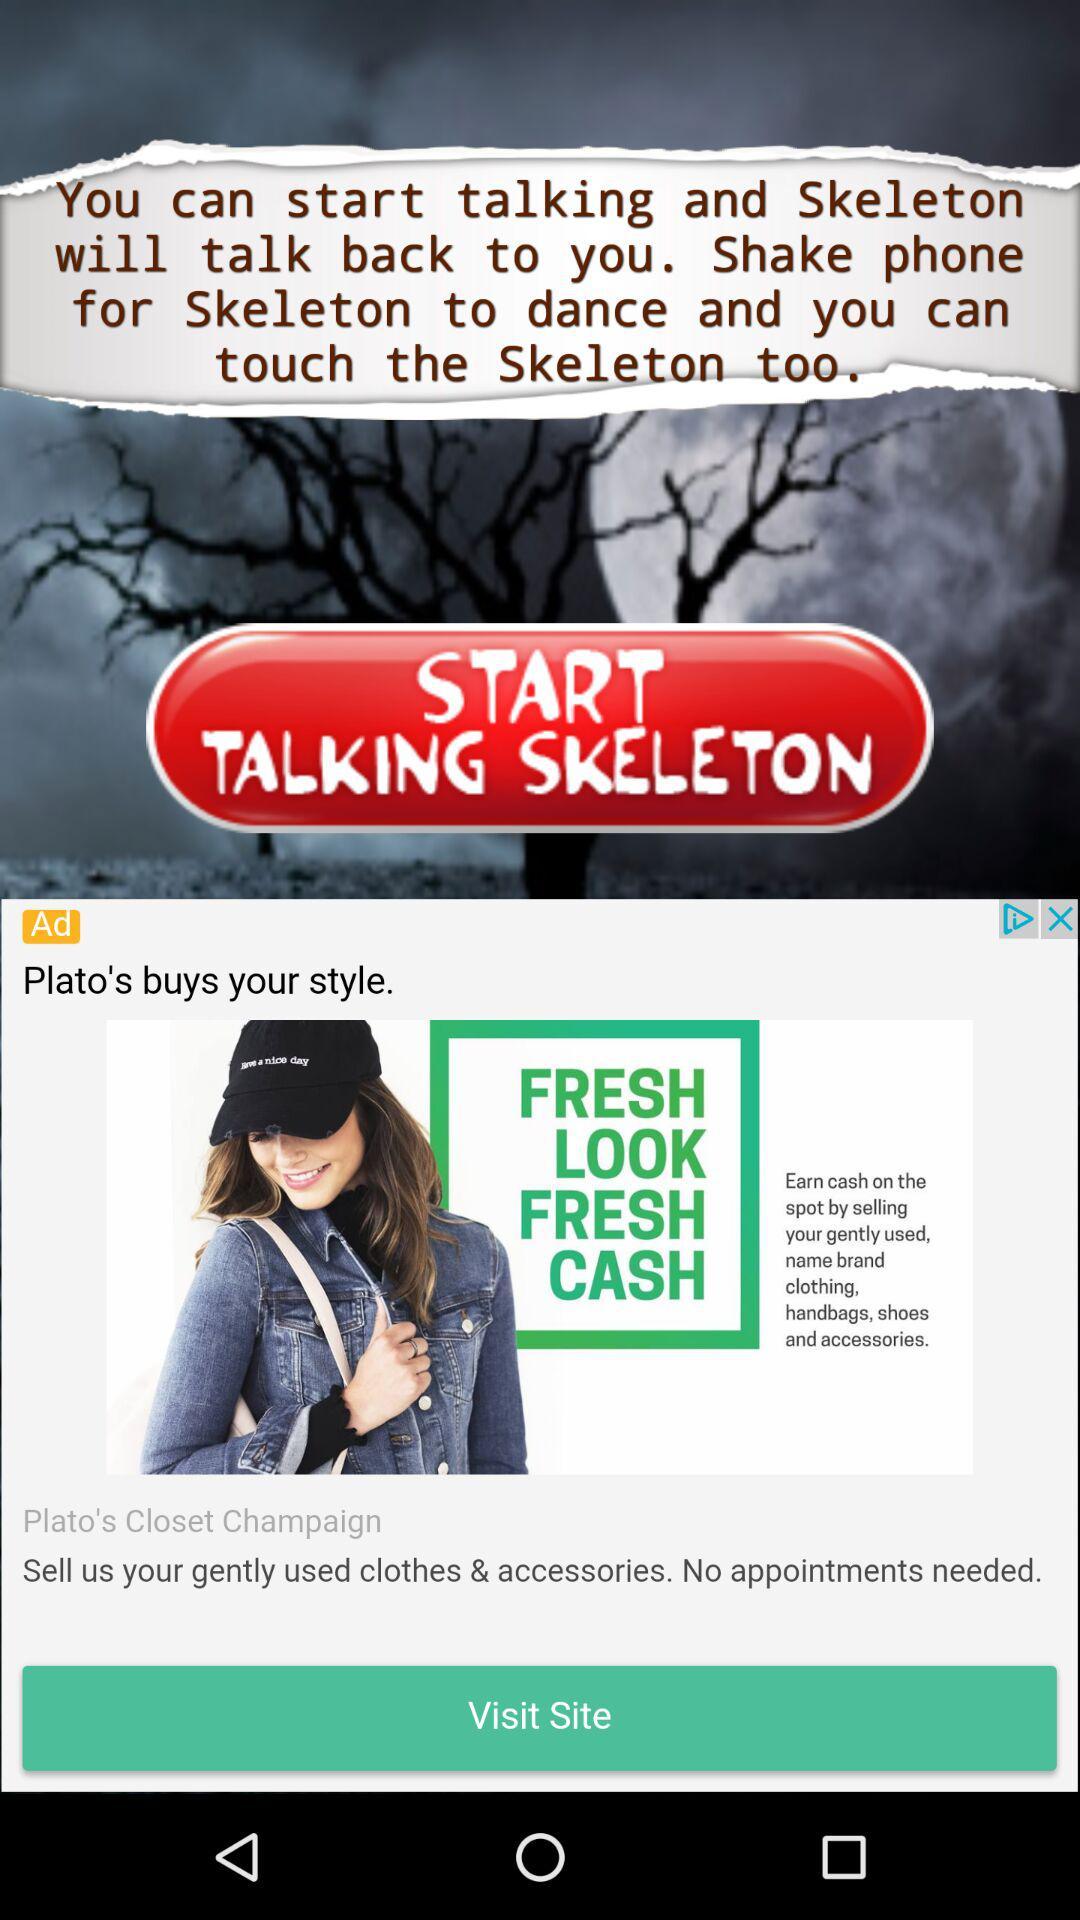  Describe the element at coordinates (538, 1345) in the screenshot. I see `fresh look advertisement` at that location.